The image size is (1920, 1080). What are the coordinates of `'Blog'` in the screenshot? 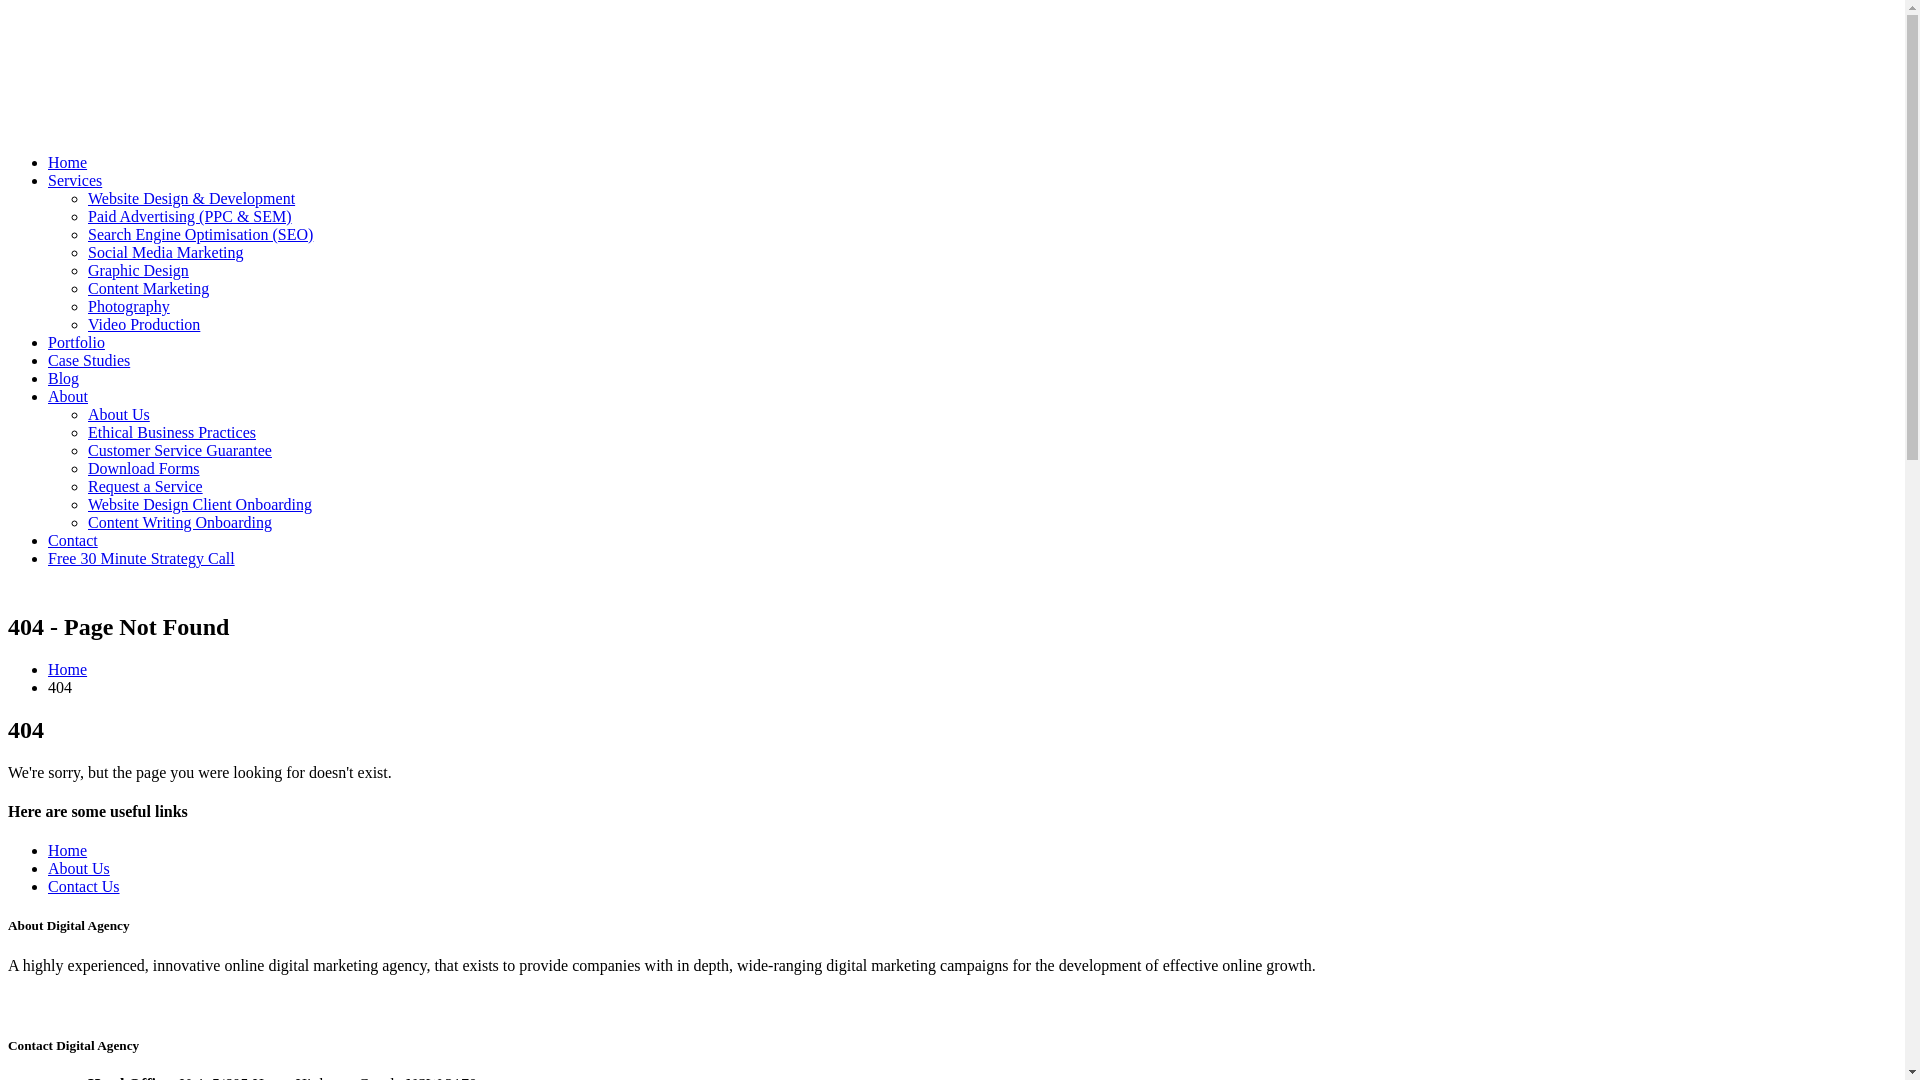 It's located at (48, 378).